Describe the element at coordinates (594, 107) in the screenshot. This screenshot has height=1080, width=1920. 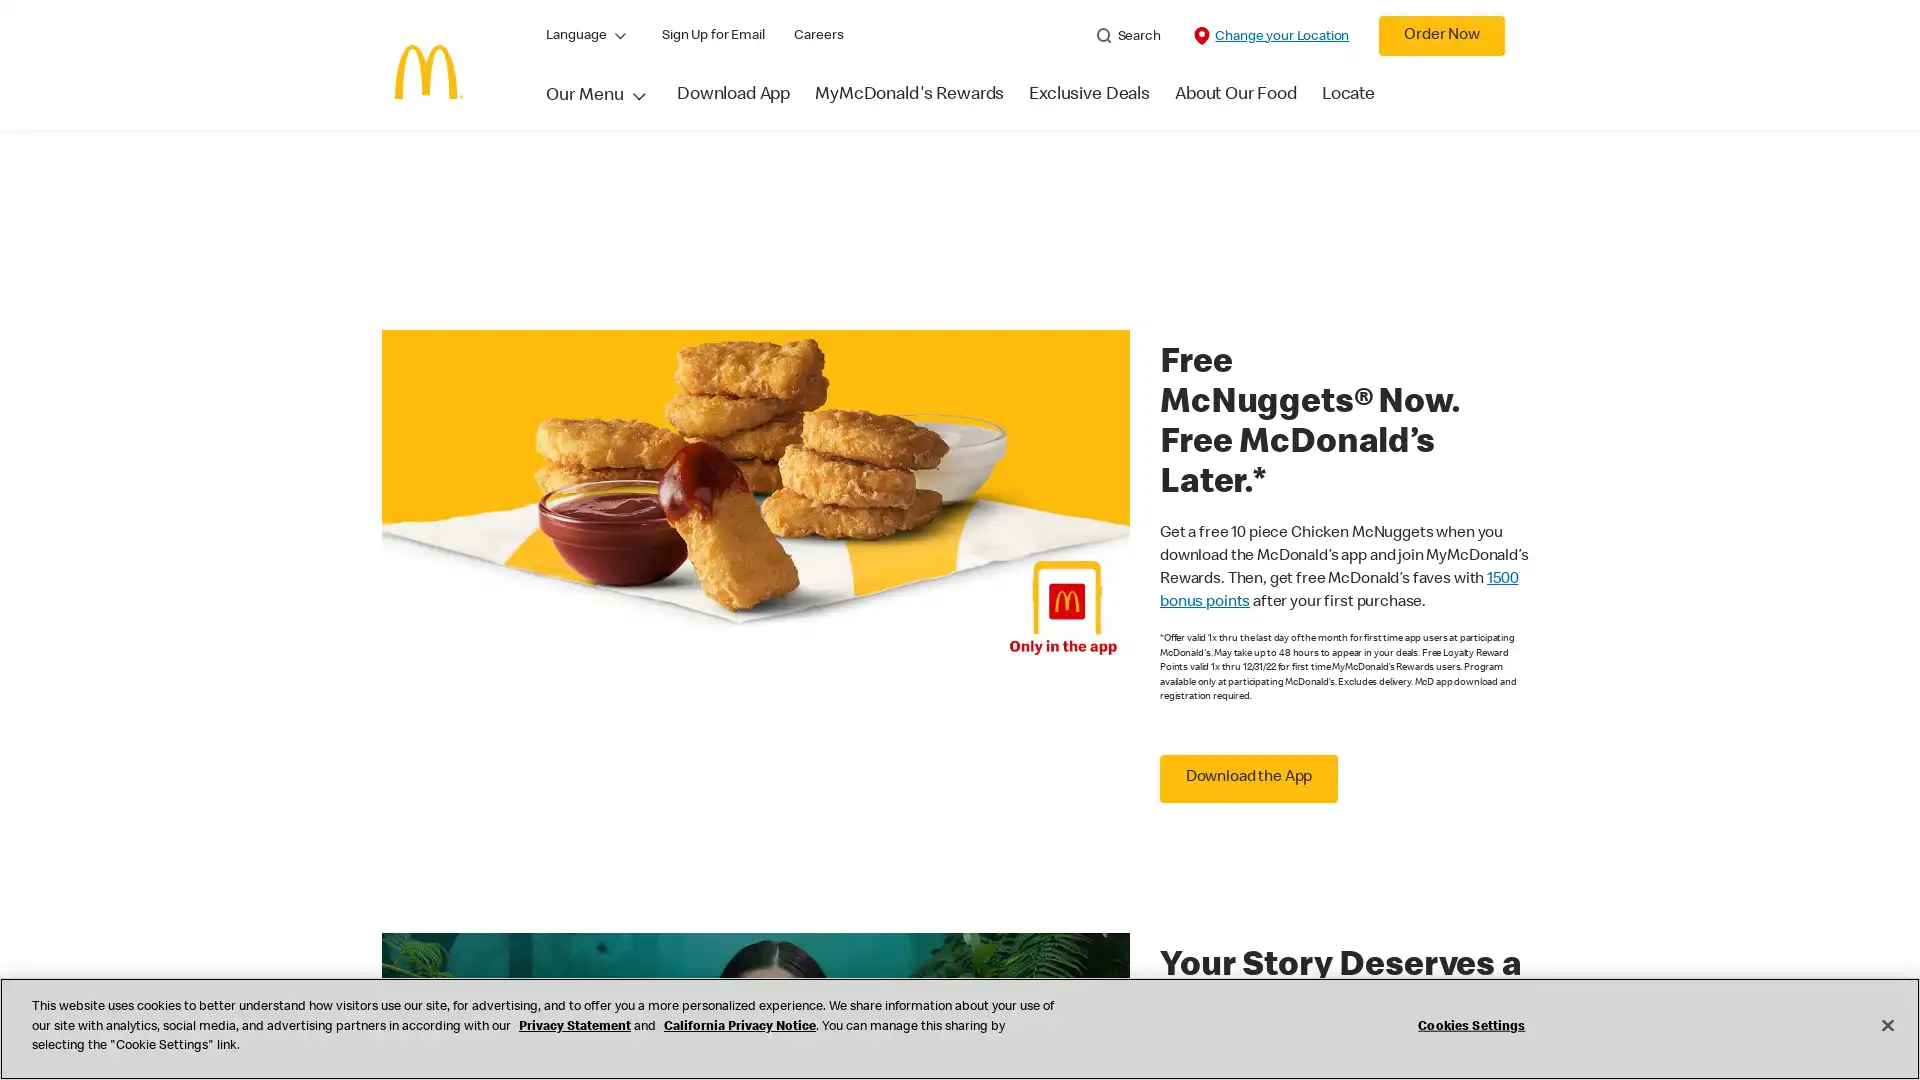
I see `Our Menu` at that location.